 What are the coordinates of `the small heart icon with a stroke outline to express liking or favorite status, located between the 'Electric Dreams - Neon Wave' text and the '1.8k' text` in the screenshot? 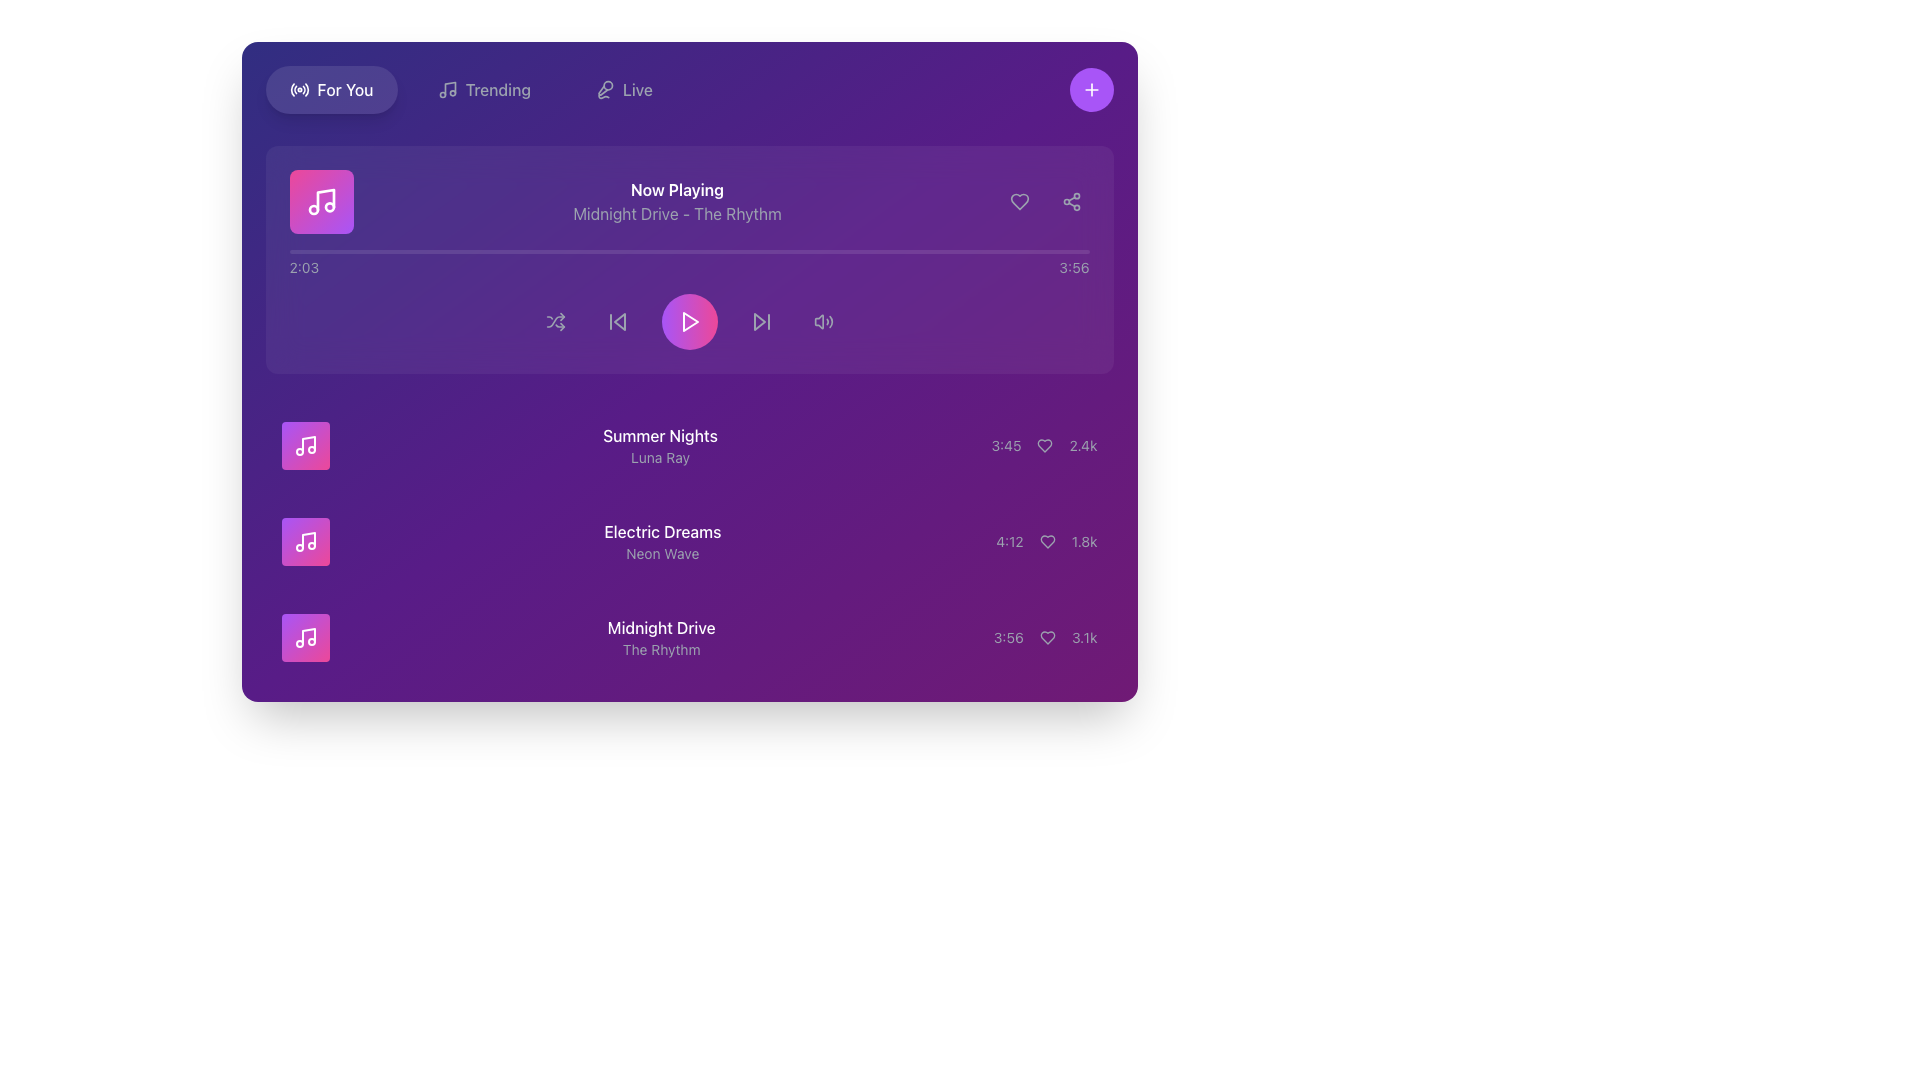 It's located at (1046, 542).